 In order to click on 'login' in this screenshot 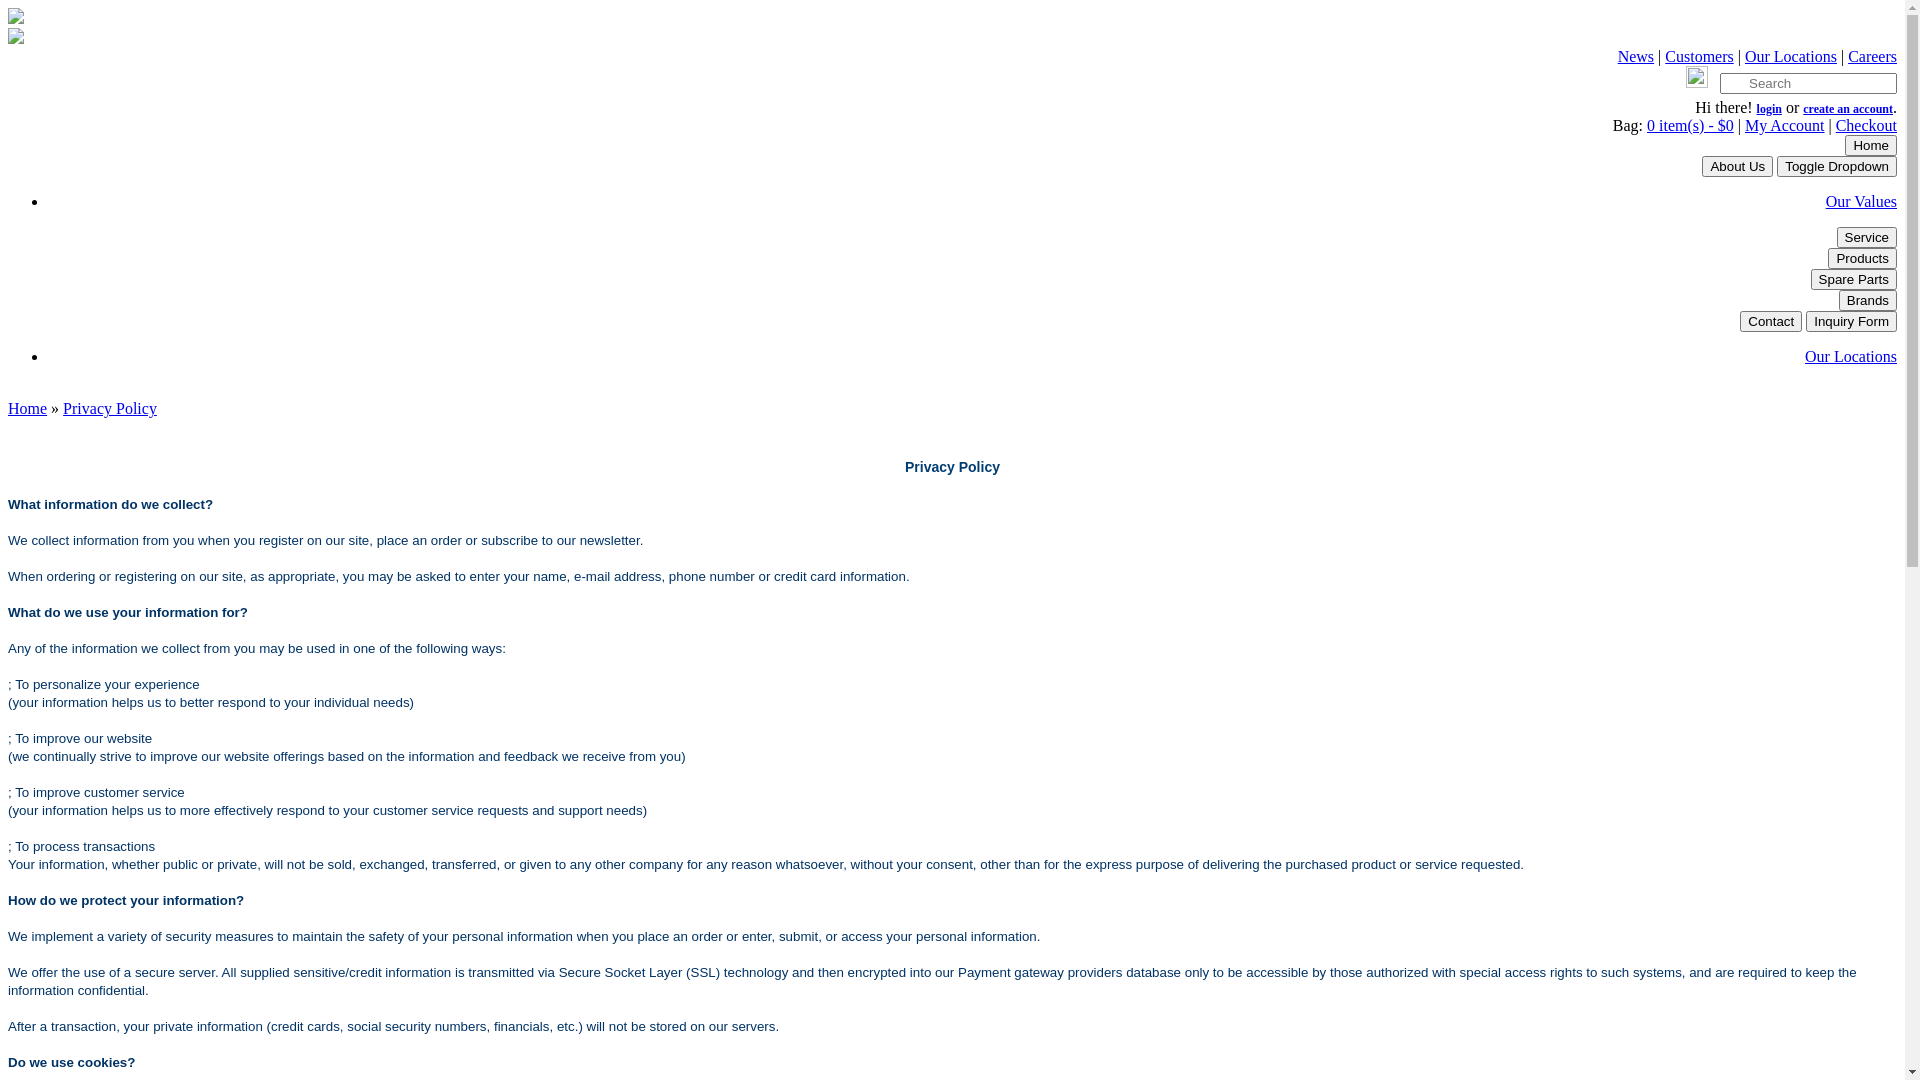, I will do `click(1769, 108)`.